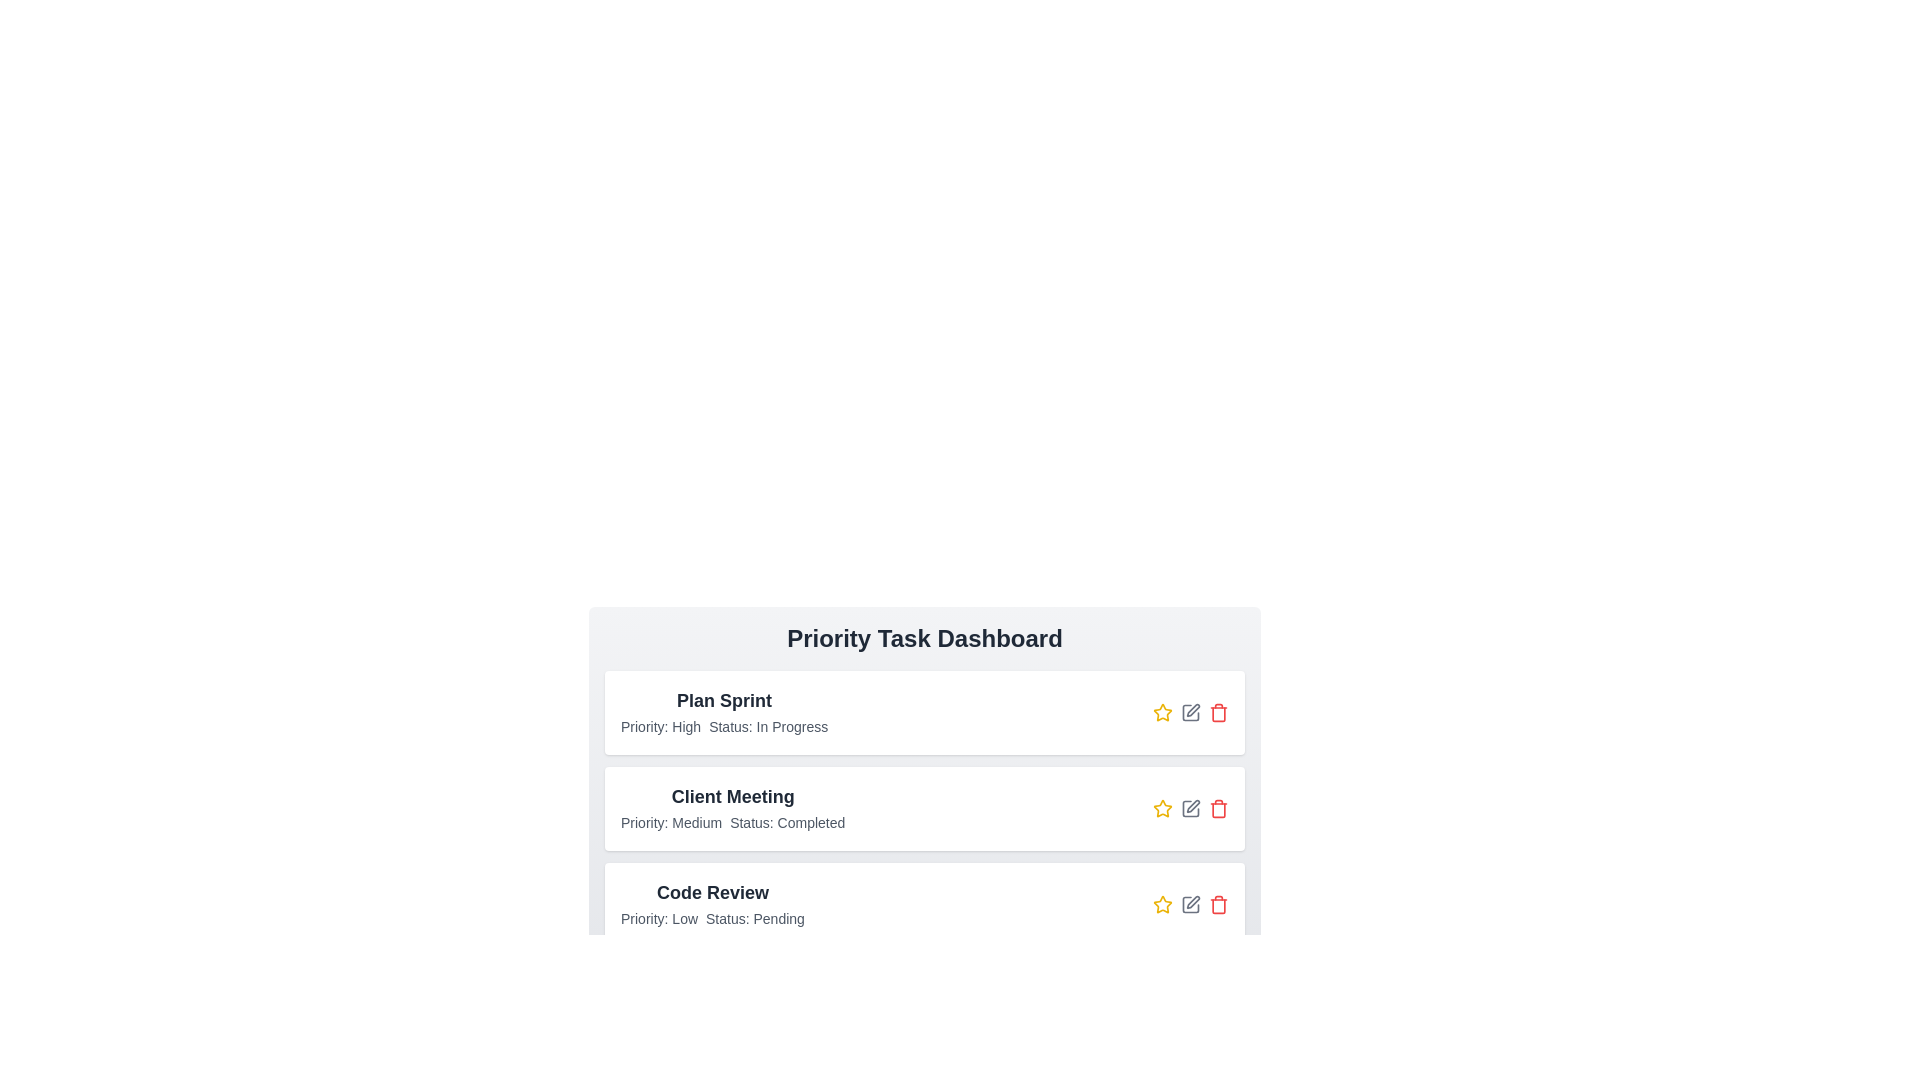 The width and height of the screenshot is (1920, 1080). I want to click on the delete button for the task titled Code Review, so click(1218, 905).